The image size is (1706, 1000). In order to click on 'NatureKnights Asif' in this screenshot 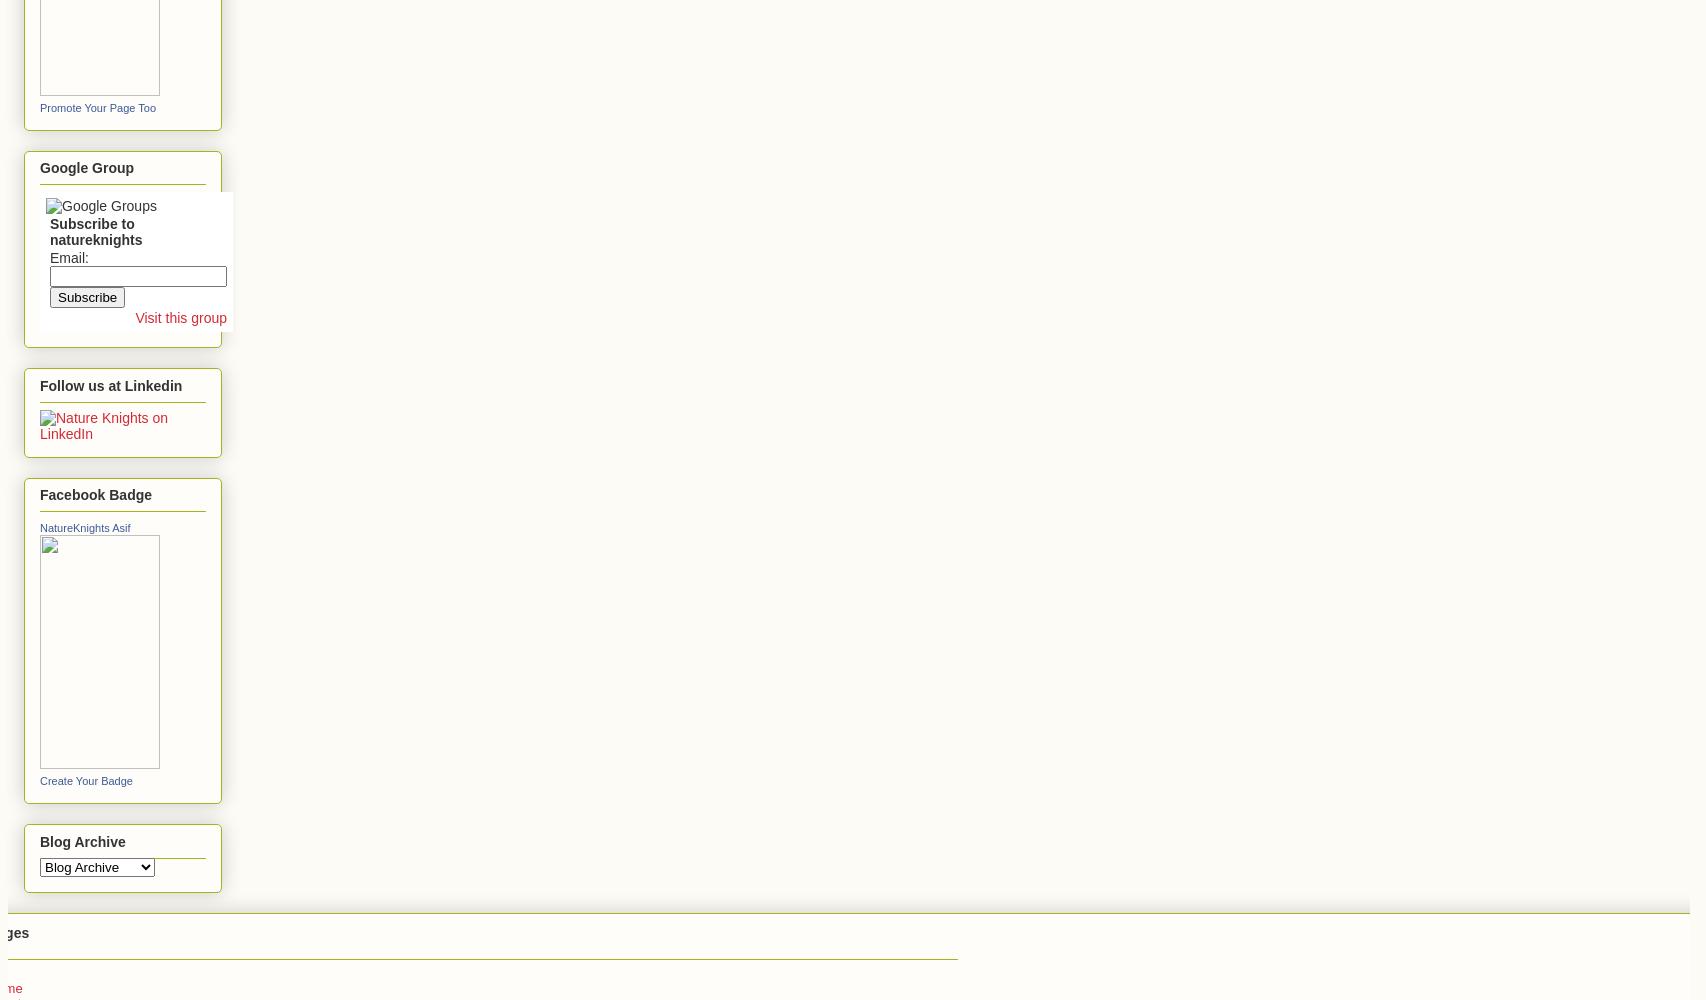, I will do `click(84, 528)`.